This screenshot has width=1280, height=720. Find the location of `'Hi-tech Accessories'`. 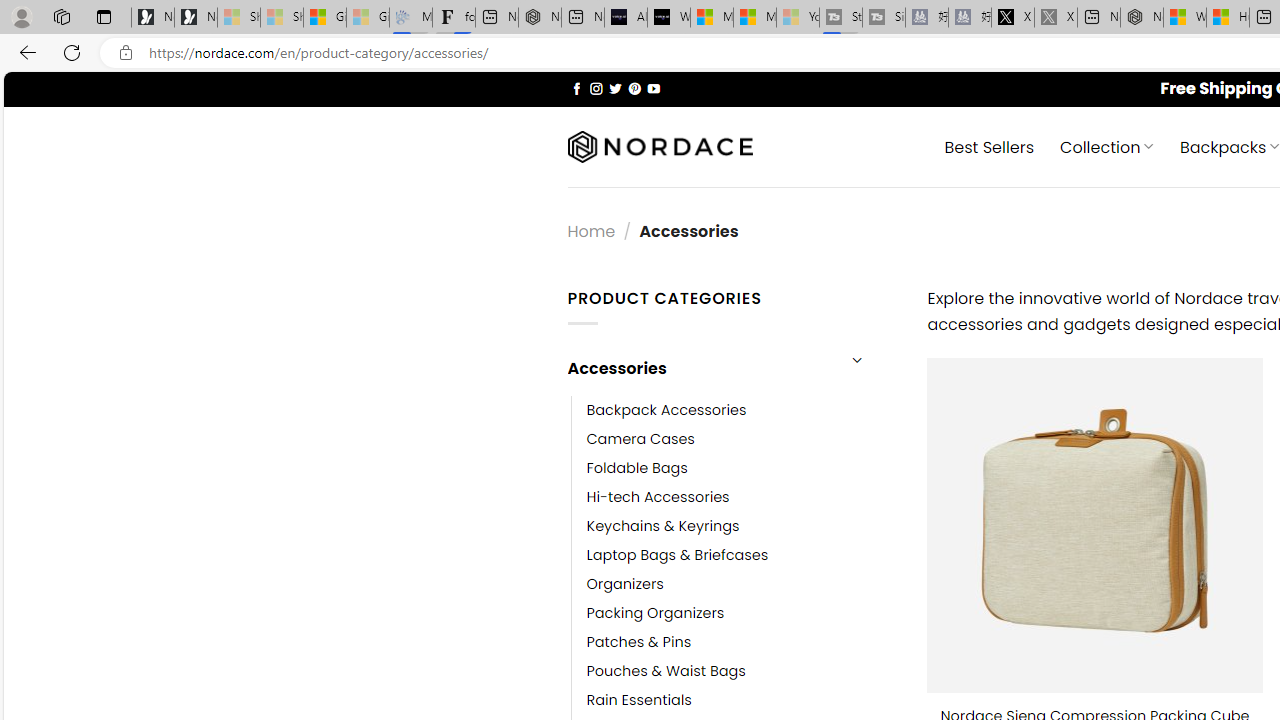

'Hi-tech Accessories' is located at coordinates (657, 495).